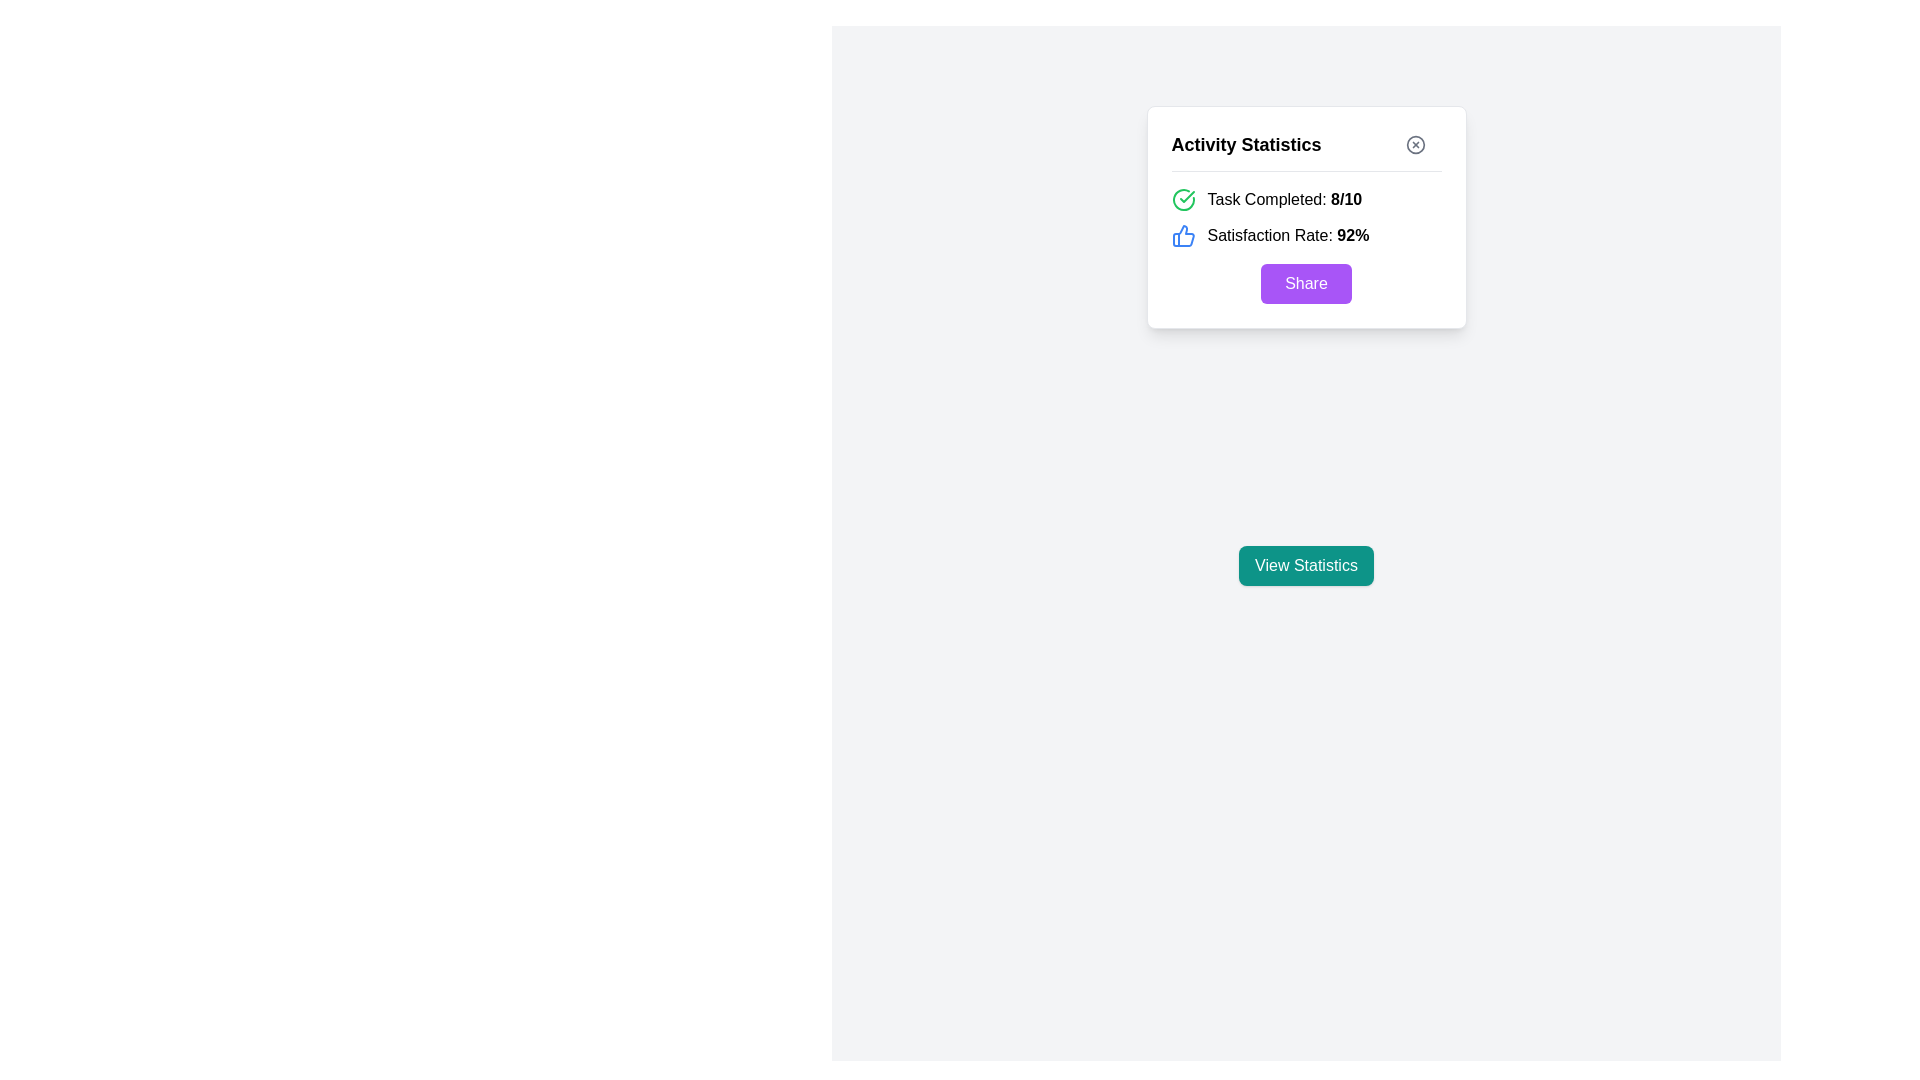 Image resolution: width=1920 pixels, height=1080 pixels. Describe the element at coordinates (1353, 234) in the screenshot. I see `the text label displaying '92%' which is styled in black bold font and located next to 'Satisfaction Rate:' inside the 'Activity Statistics' card` at that location.